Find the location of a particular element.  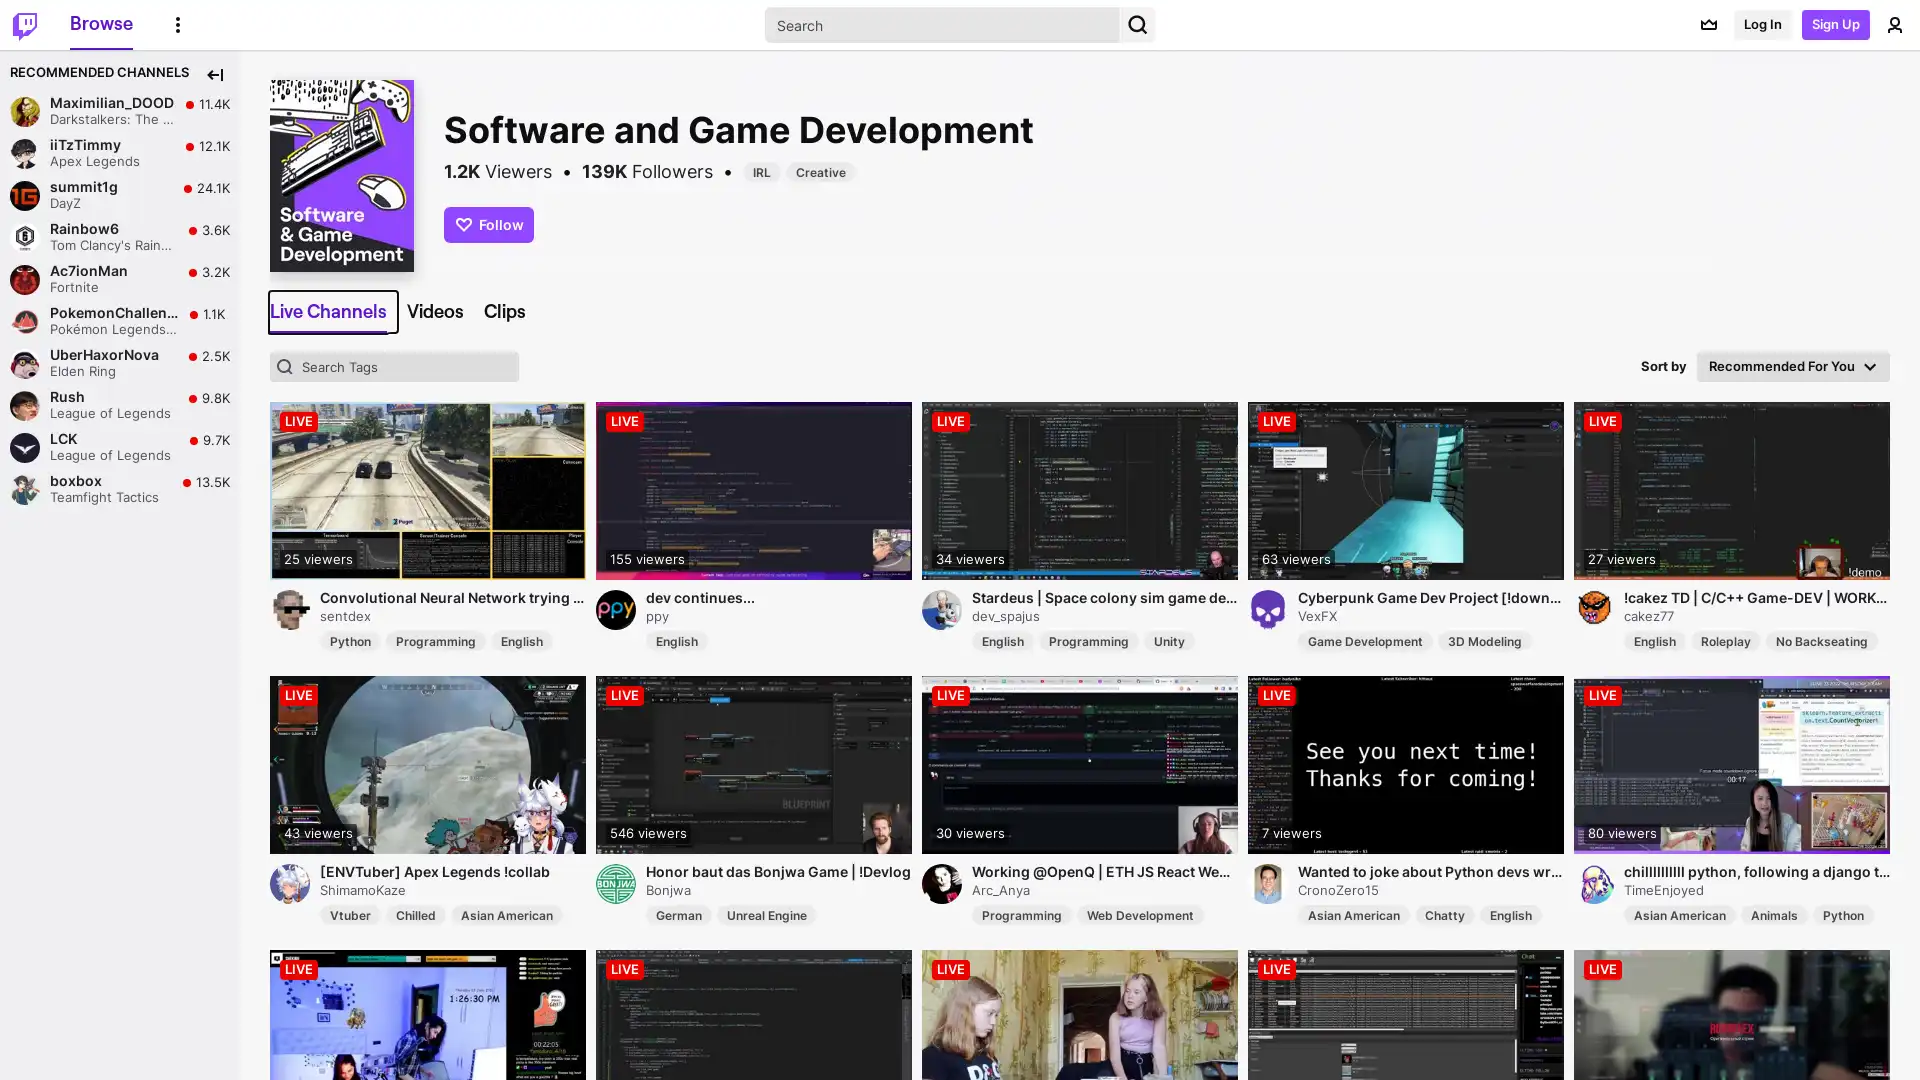

3D Modeling is located at coordinates (1484, 640).